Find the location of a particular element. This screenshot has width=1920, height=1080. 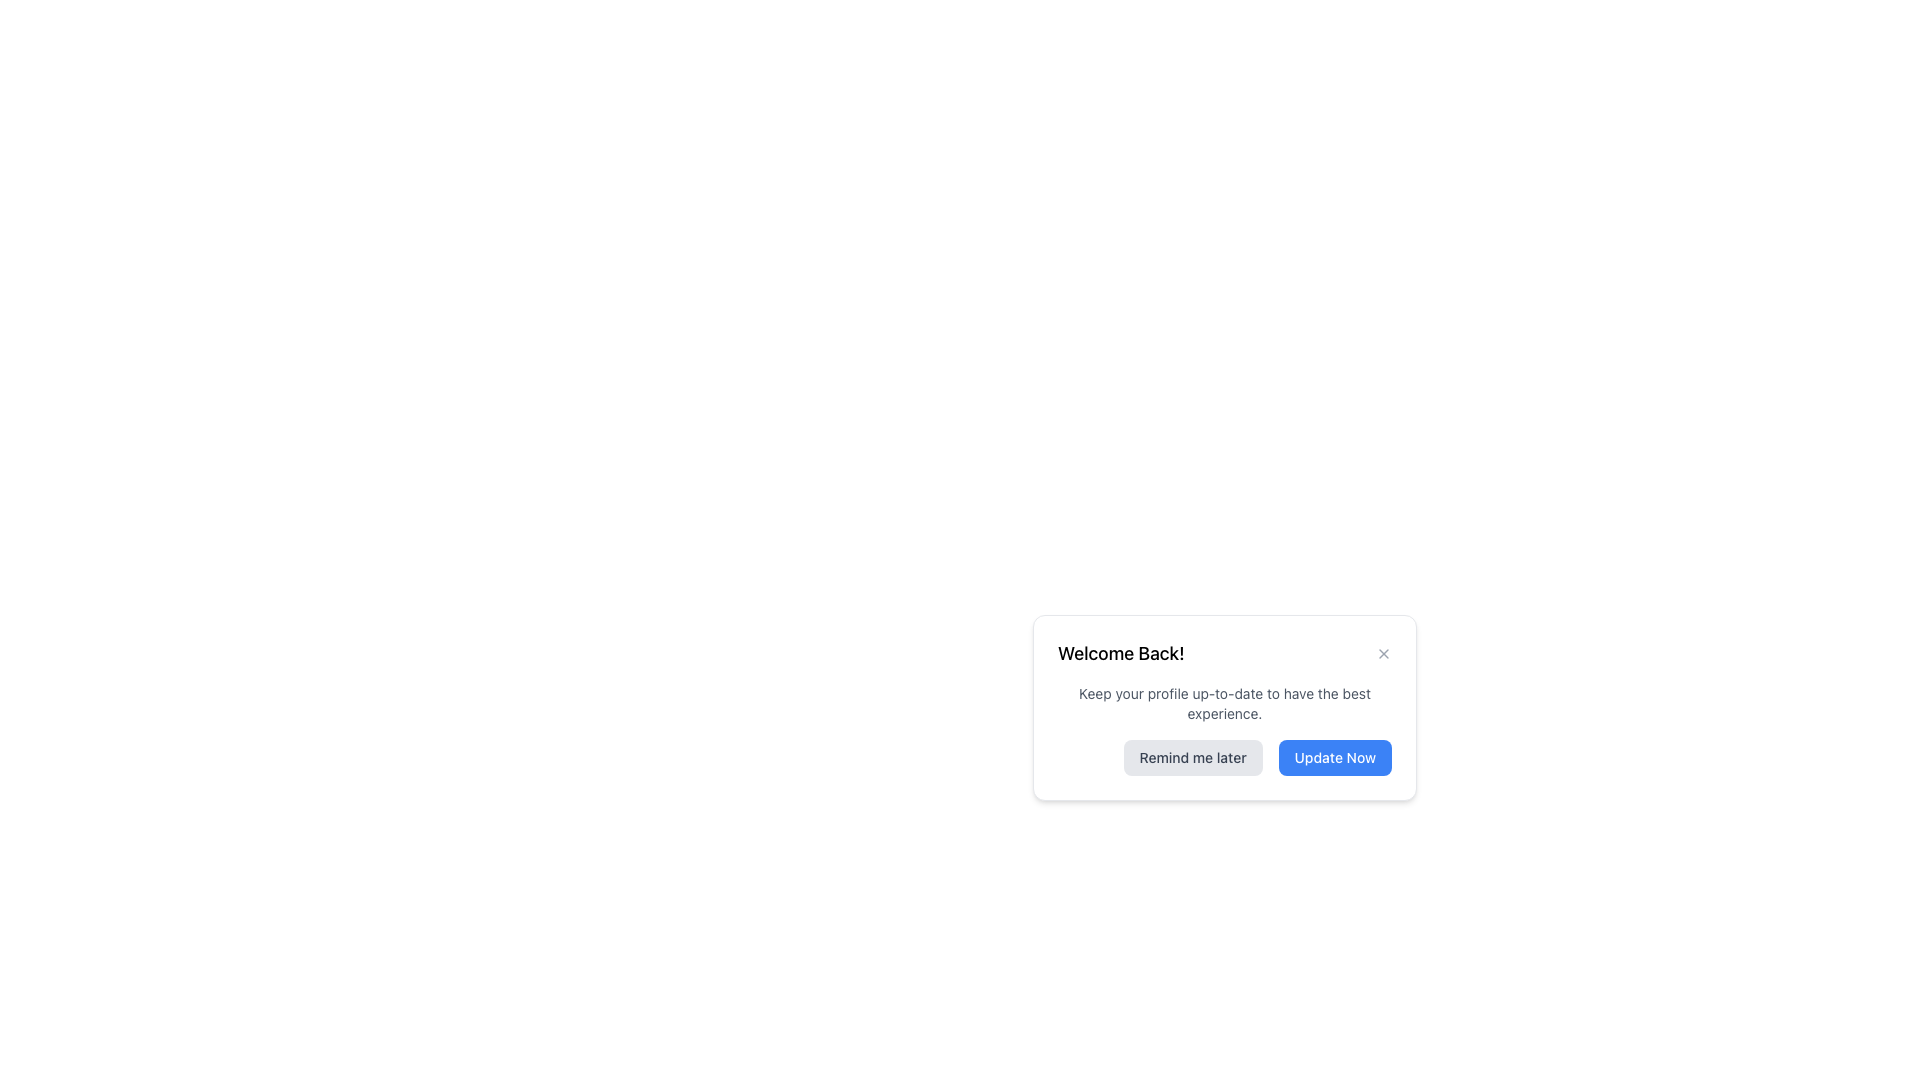

the confirmation button located in the bottom-right section of the dialog box to change its appearance is located at coordinates (1335, 758).